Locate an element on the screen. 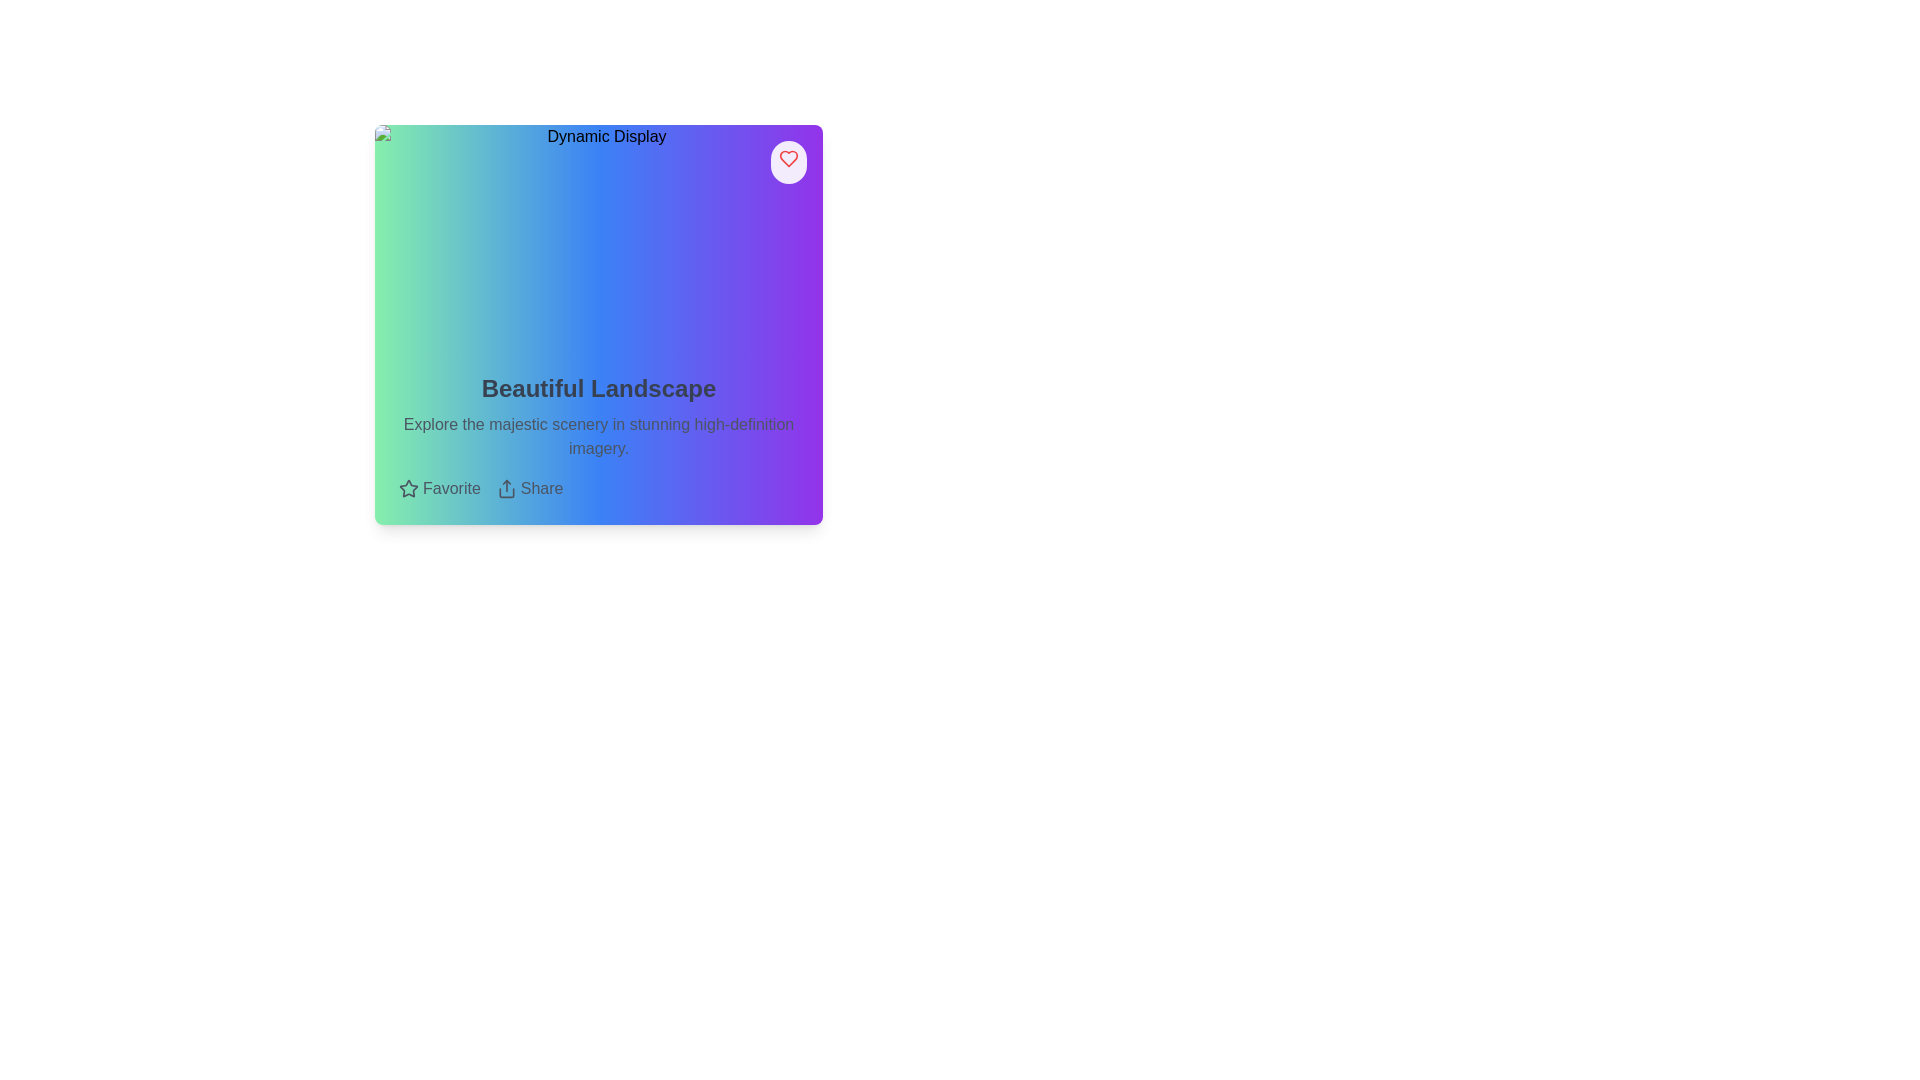 This screenshot has width=1920, height=1080. the 'Share' button, which is located to the right of the 'Favorite' button in a composite element containing two interactive buttons with icons and labels, styled in a linear layout is located at coordinates (598, 489).